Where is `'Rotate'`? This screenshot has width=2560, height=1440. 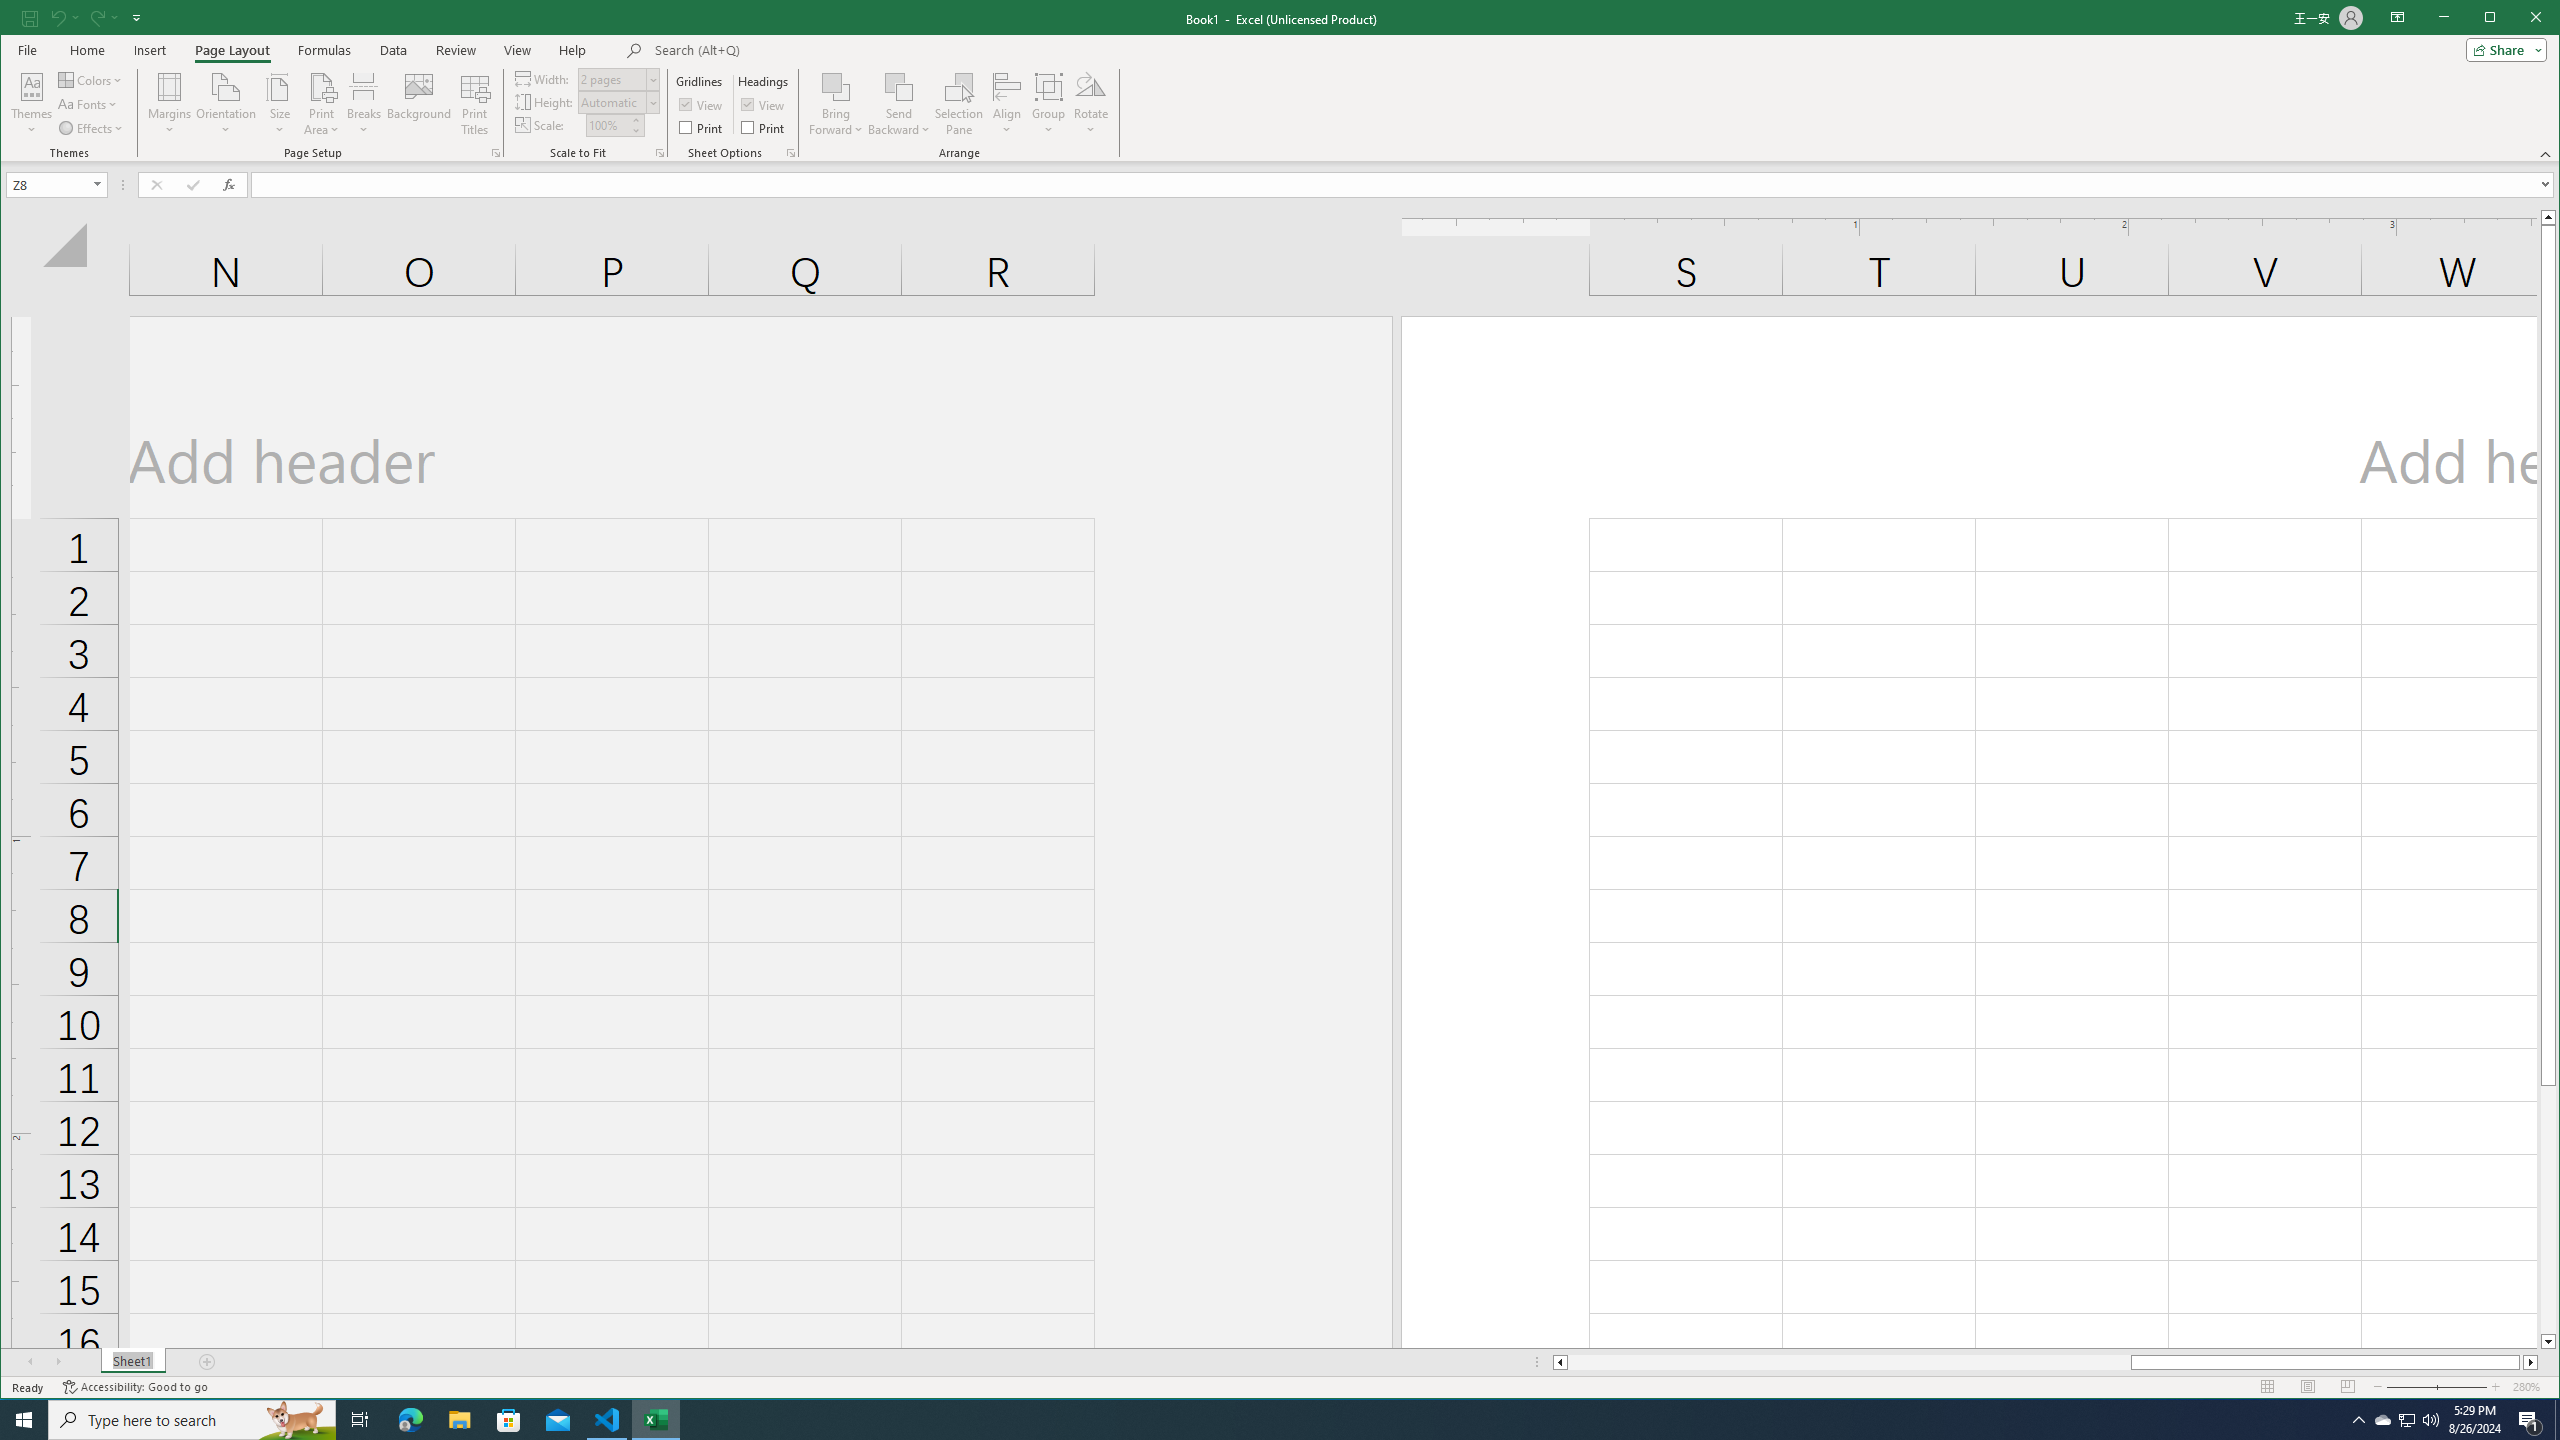
'Rotate' is located at coordinates (1089, 103).